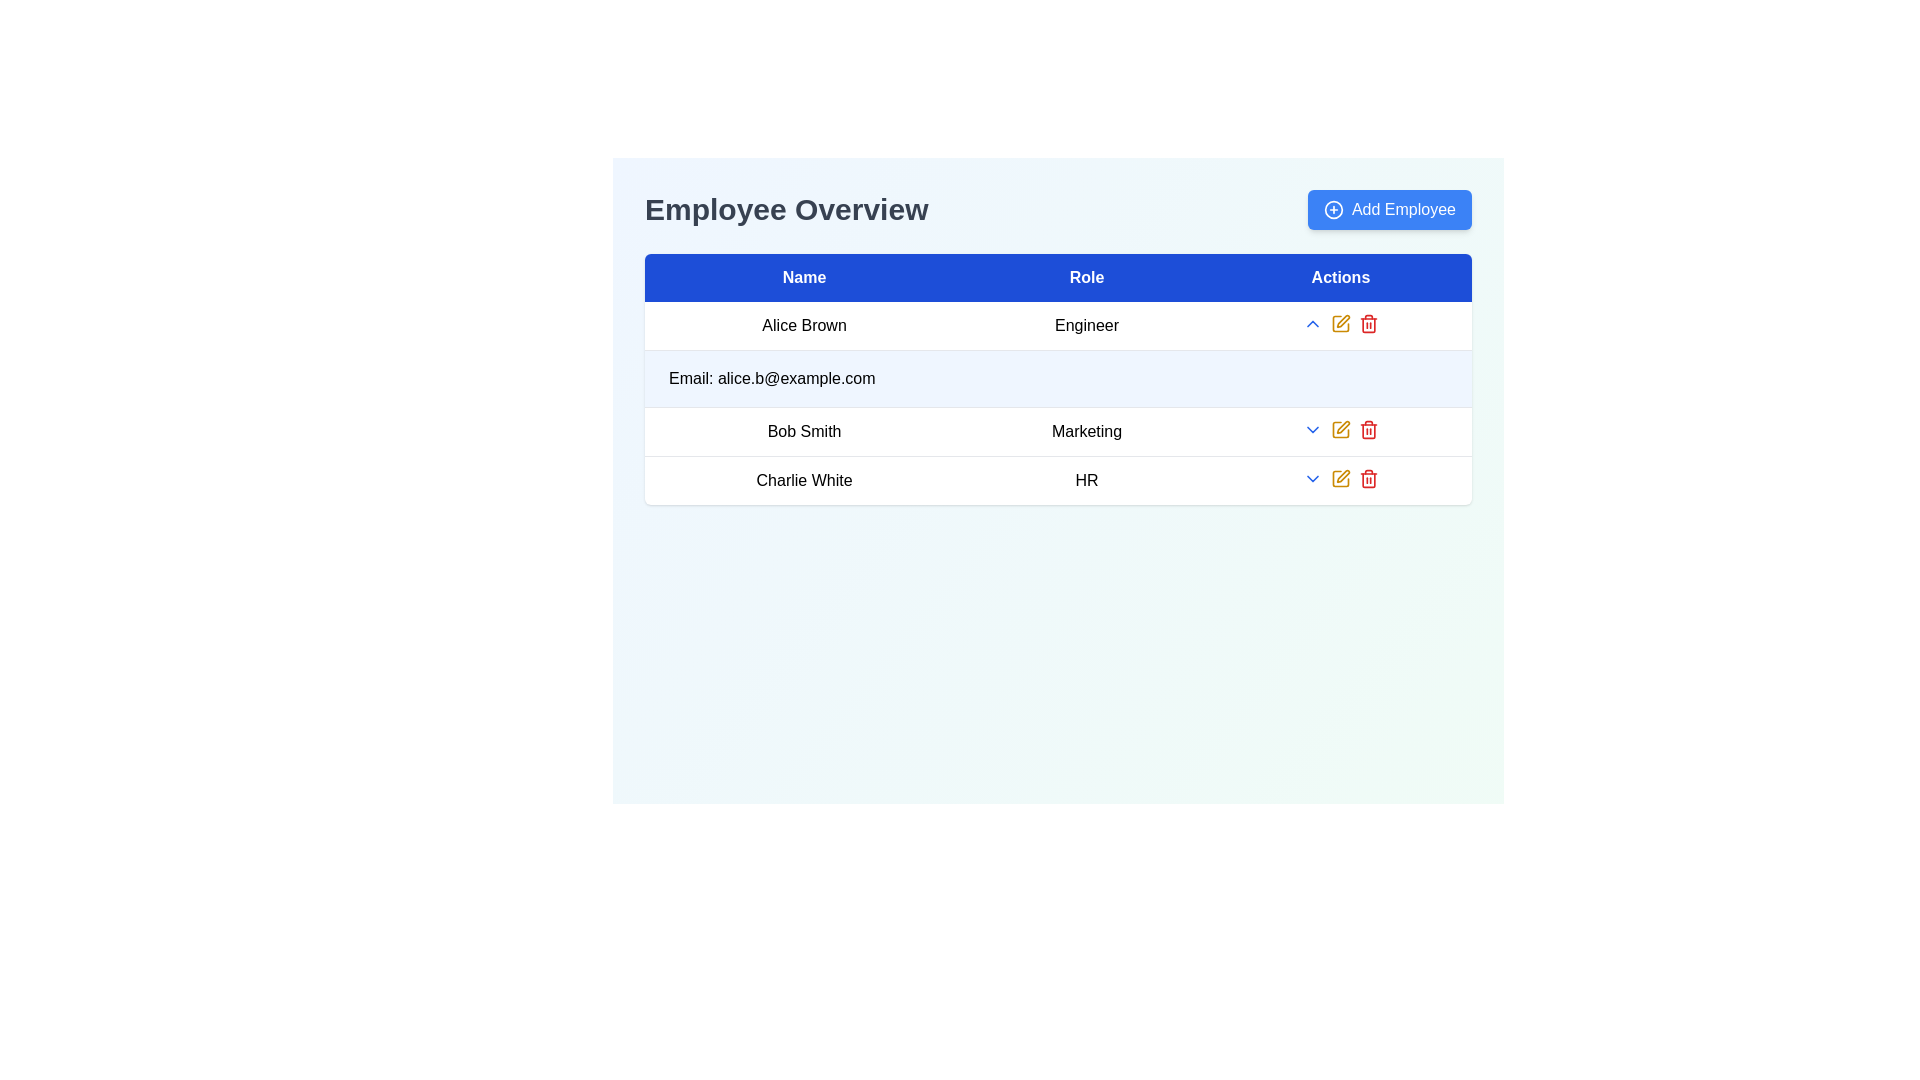  I want to click on the circular icon with a plus sign inside, located within the 'Add Employee' button at the top-right corner of the interface, so click(1334, 209).